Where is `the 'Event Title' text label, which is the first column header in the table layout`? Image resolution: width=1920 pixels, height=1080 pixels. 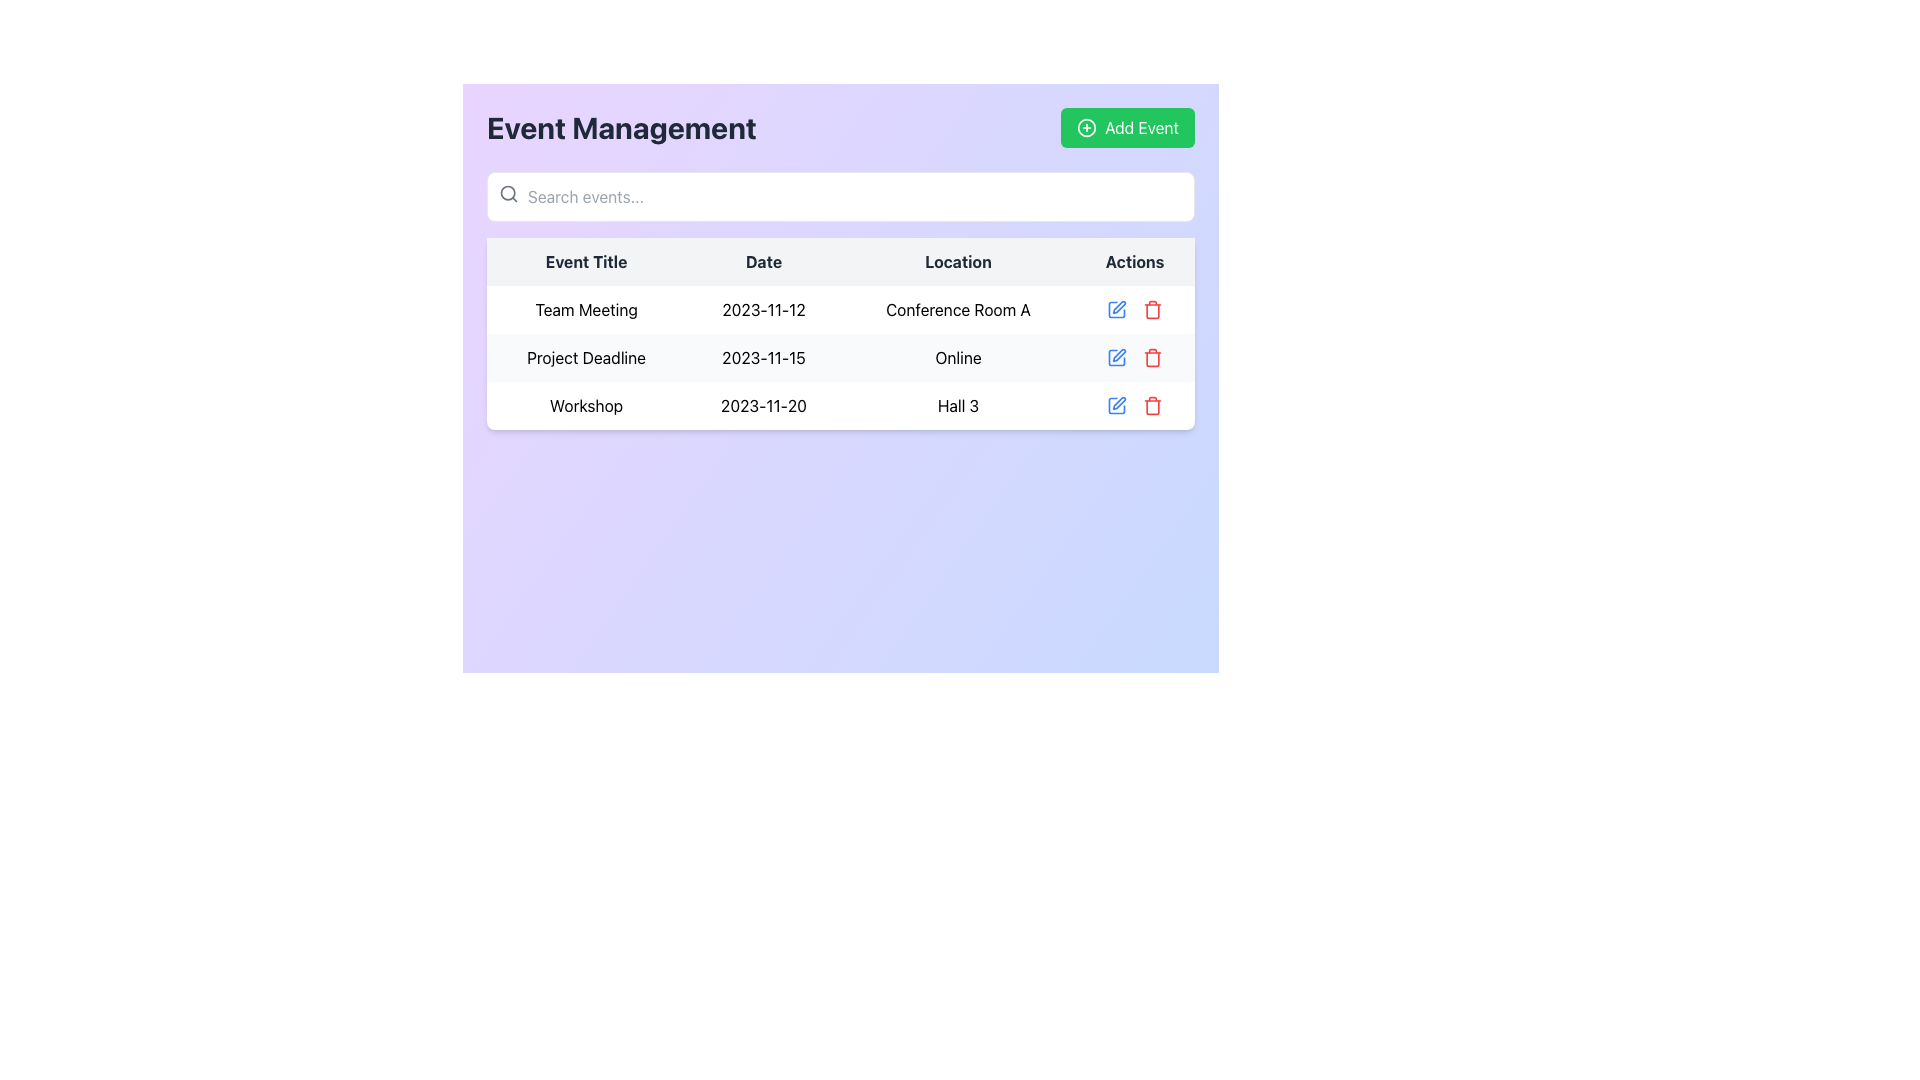 the 'Event Title' text label, which is the first column header in the table layout is located at coordinates (585, 261).